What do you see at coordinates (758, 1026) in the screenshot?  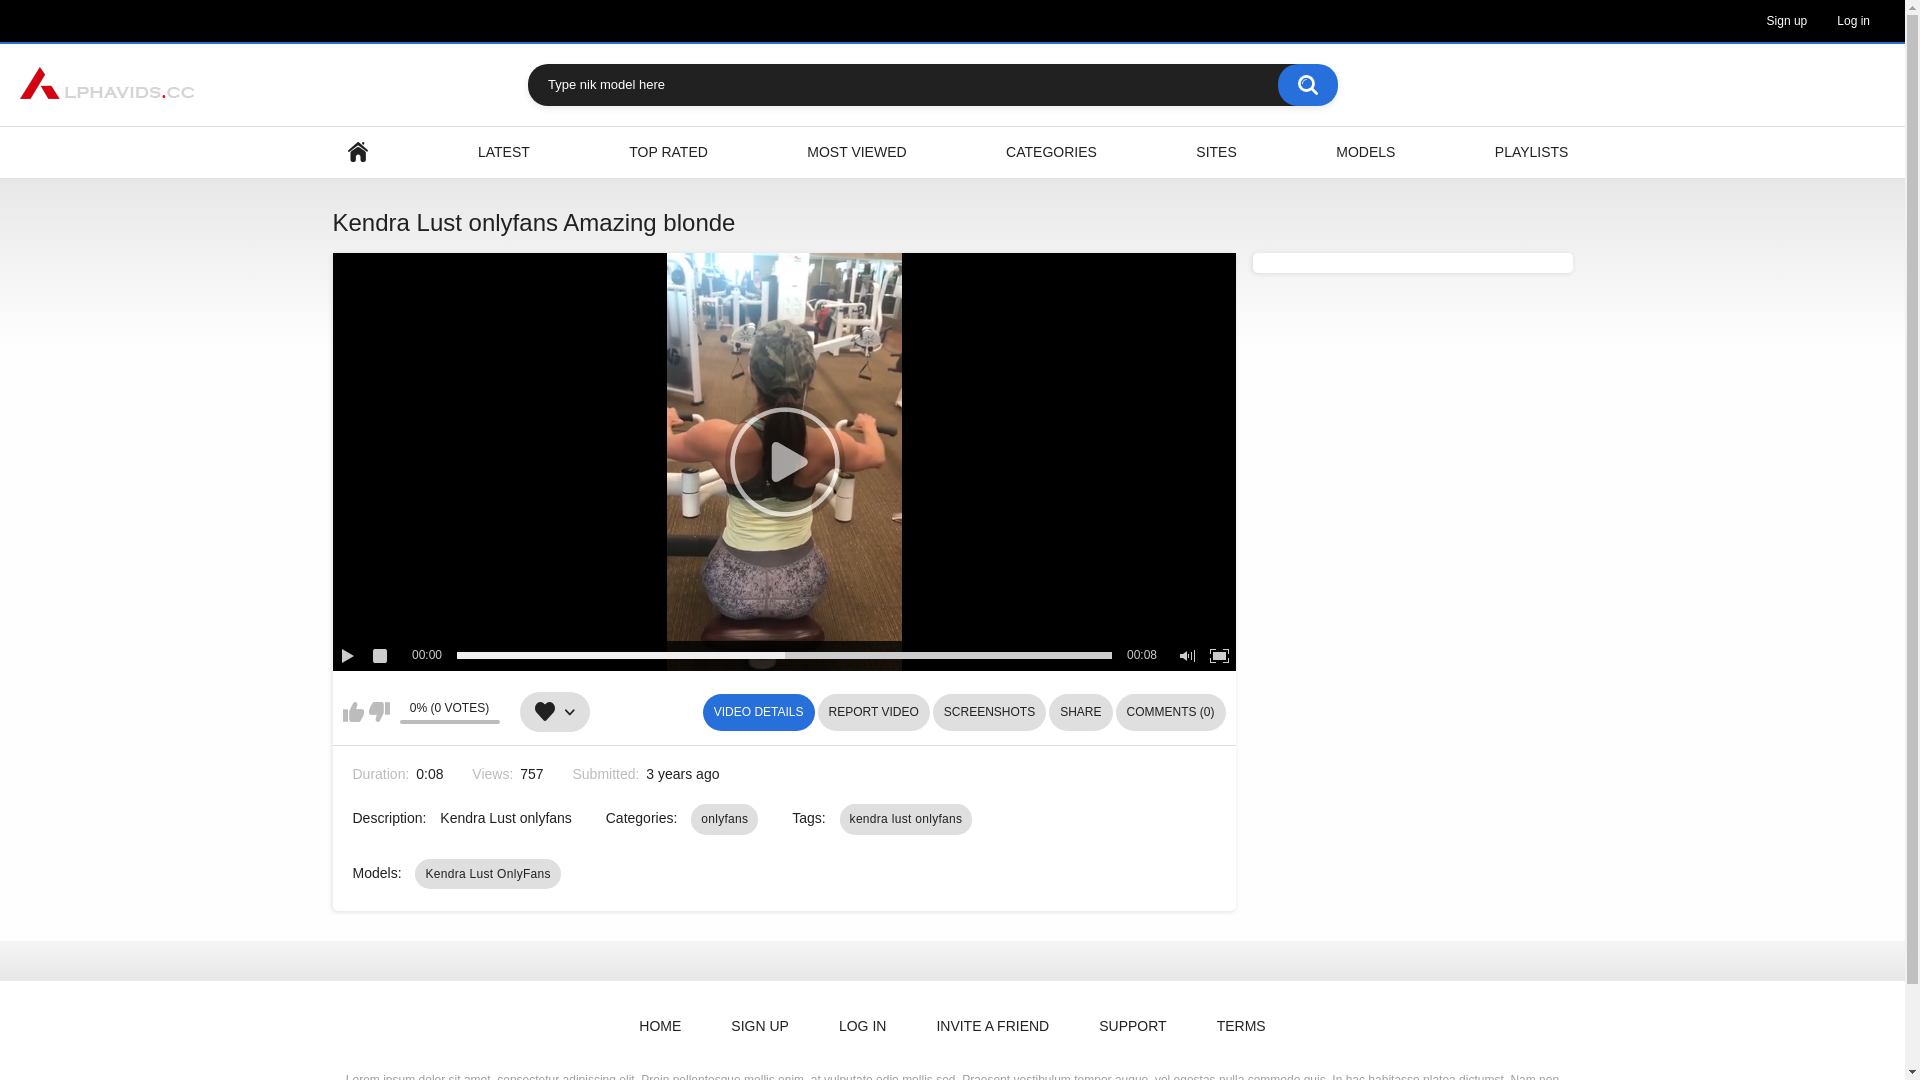 I see `'SIGN UP'` at bounding box center [758, 1026].